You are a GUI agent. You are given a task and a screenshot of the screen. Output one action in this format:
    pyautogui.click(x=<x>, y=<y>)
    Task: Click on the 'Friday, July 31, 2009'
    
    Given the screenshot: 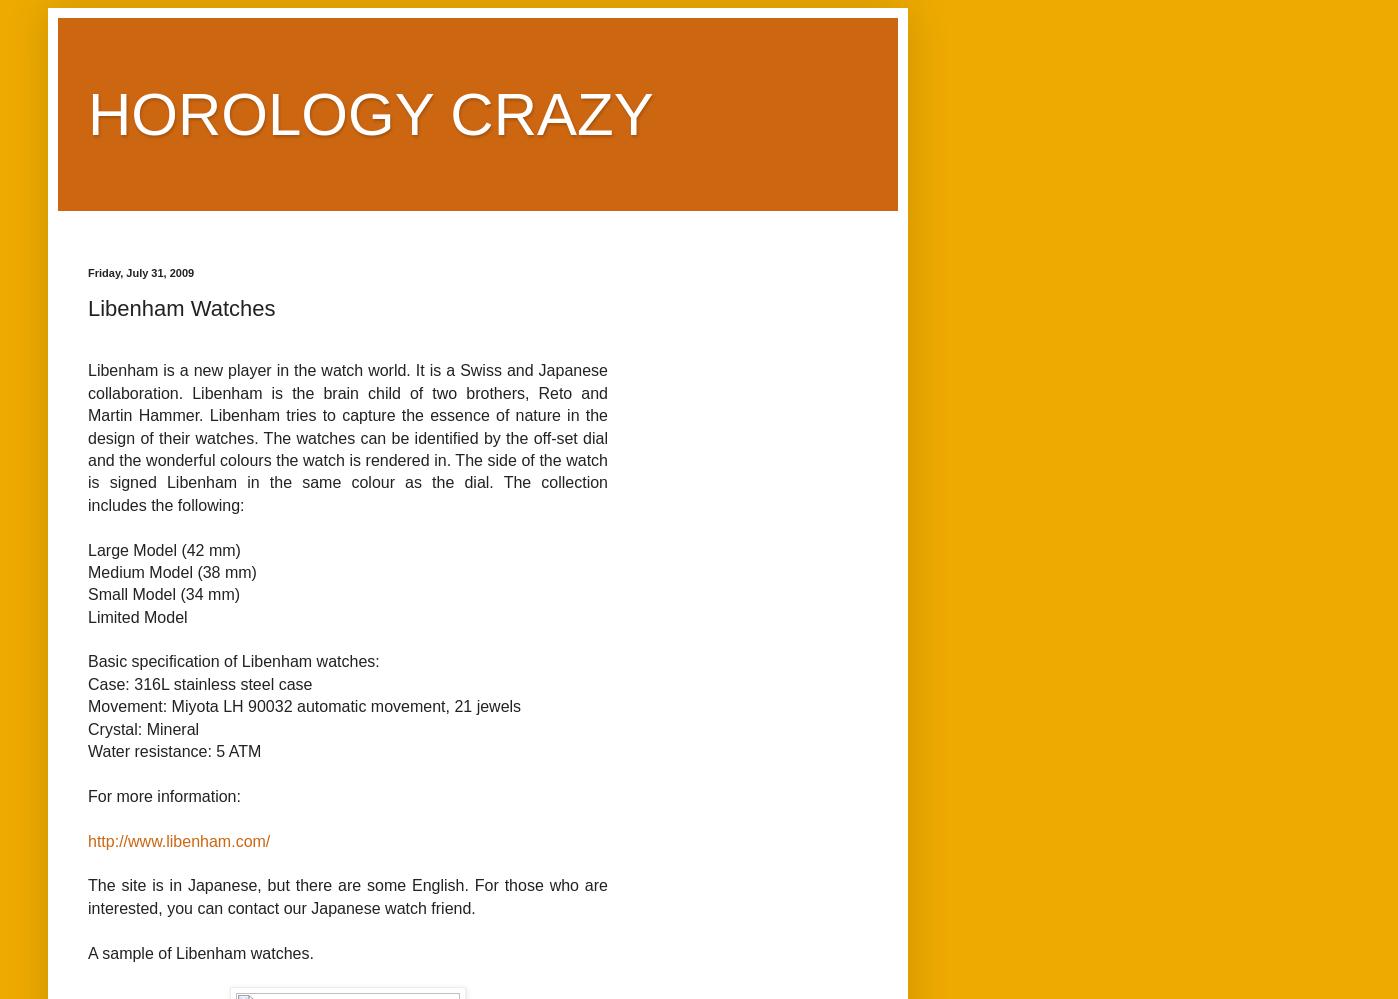 What is the action you would take?
    pyautogui.click(x=141, y=273)
    